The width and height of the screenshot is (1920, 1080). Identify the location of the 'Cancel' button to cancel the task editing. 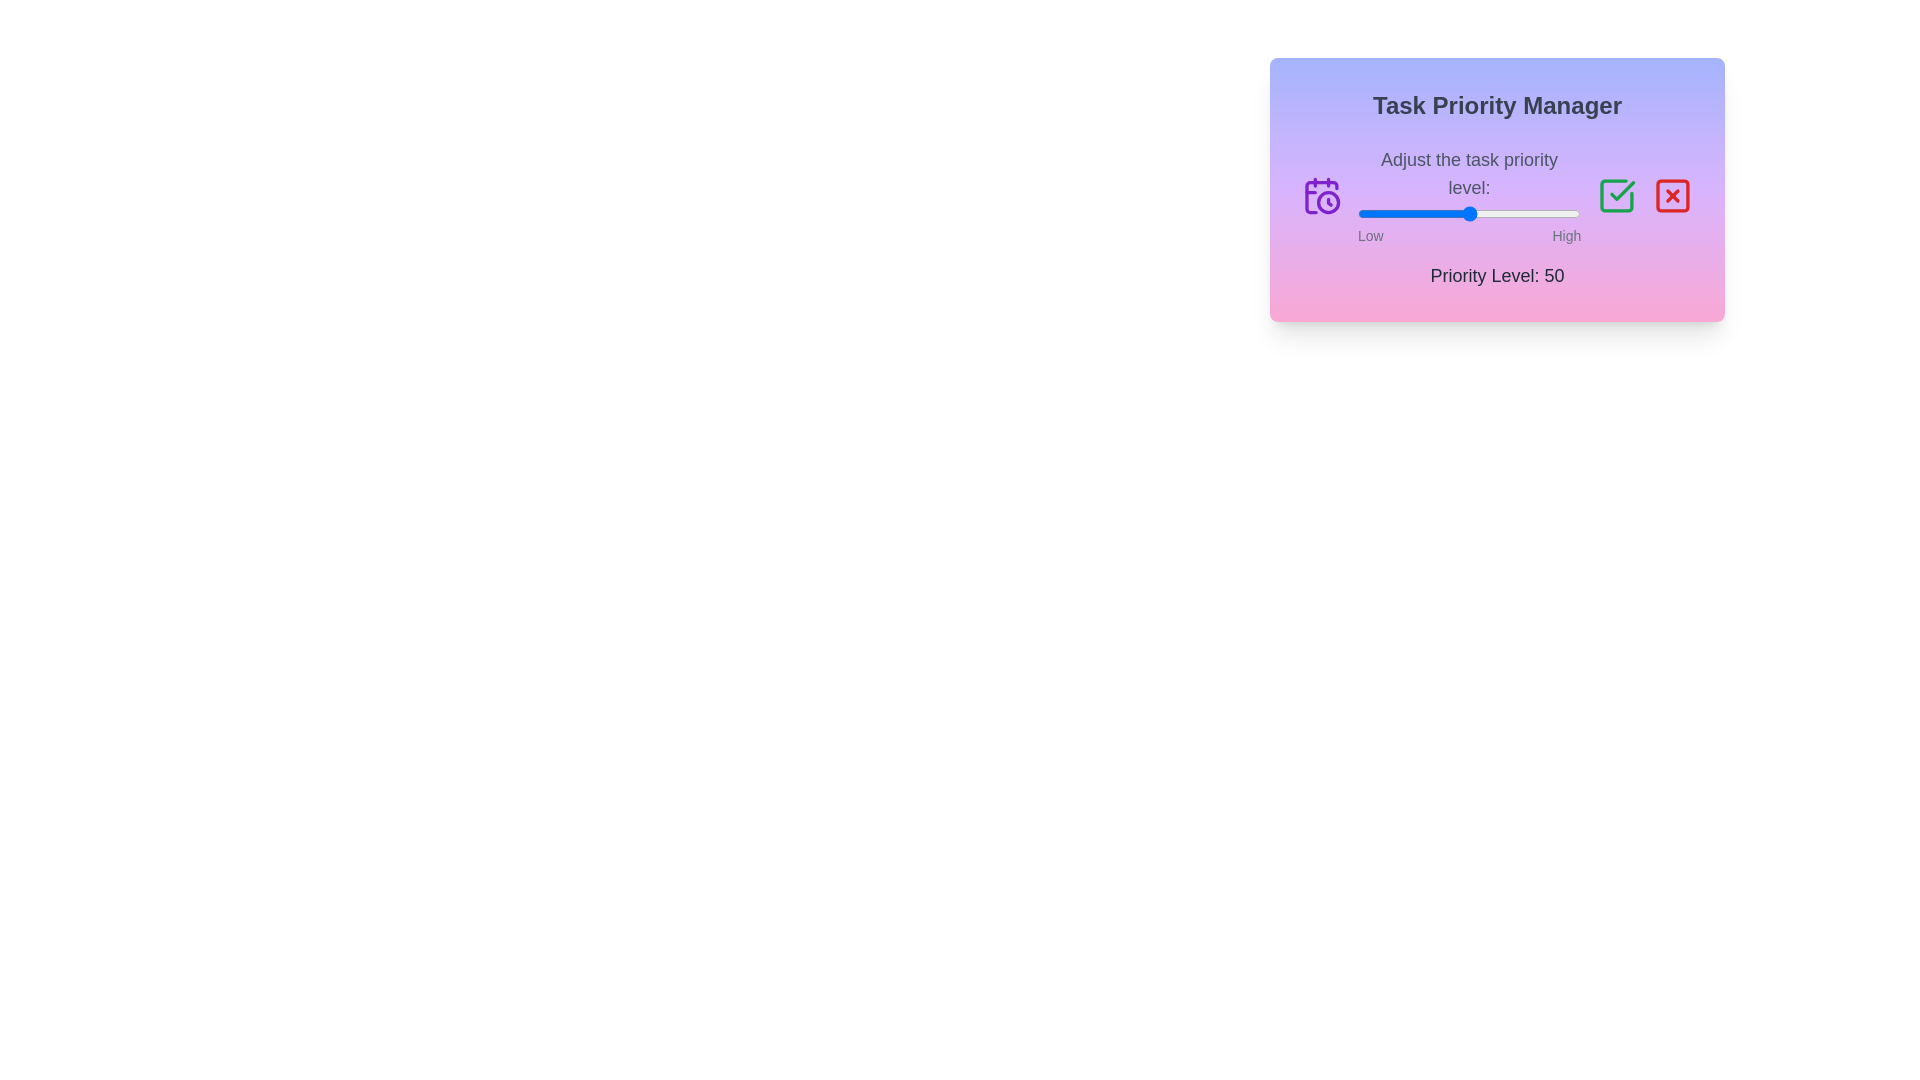
(1673, 196).